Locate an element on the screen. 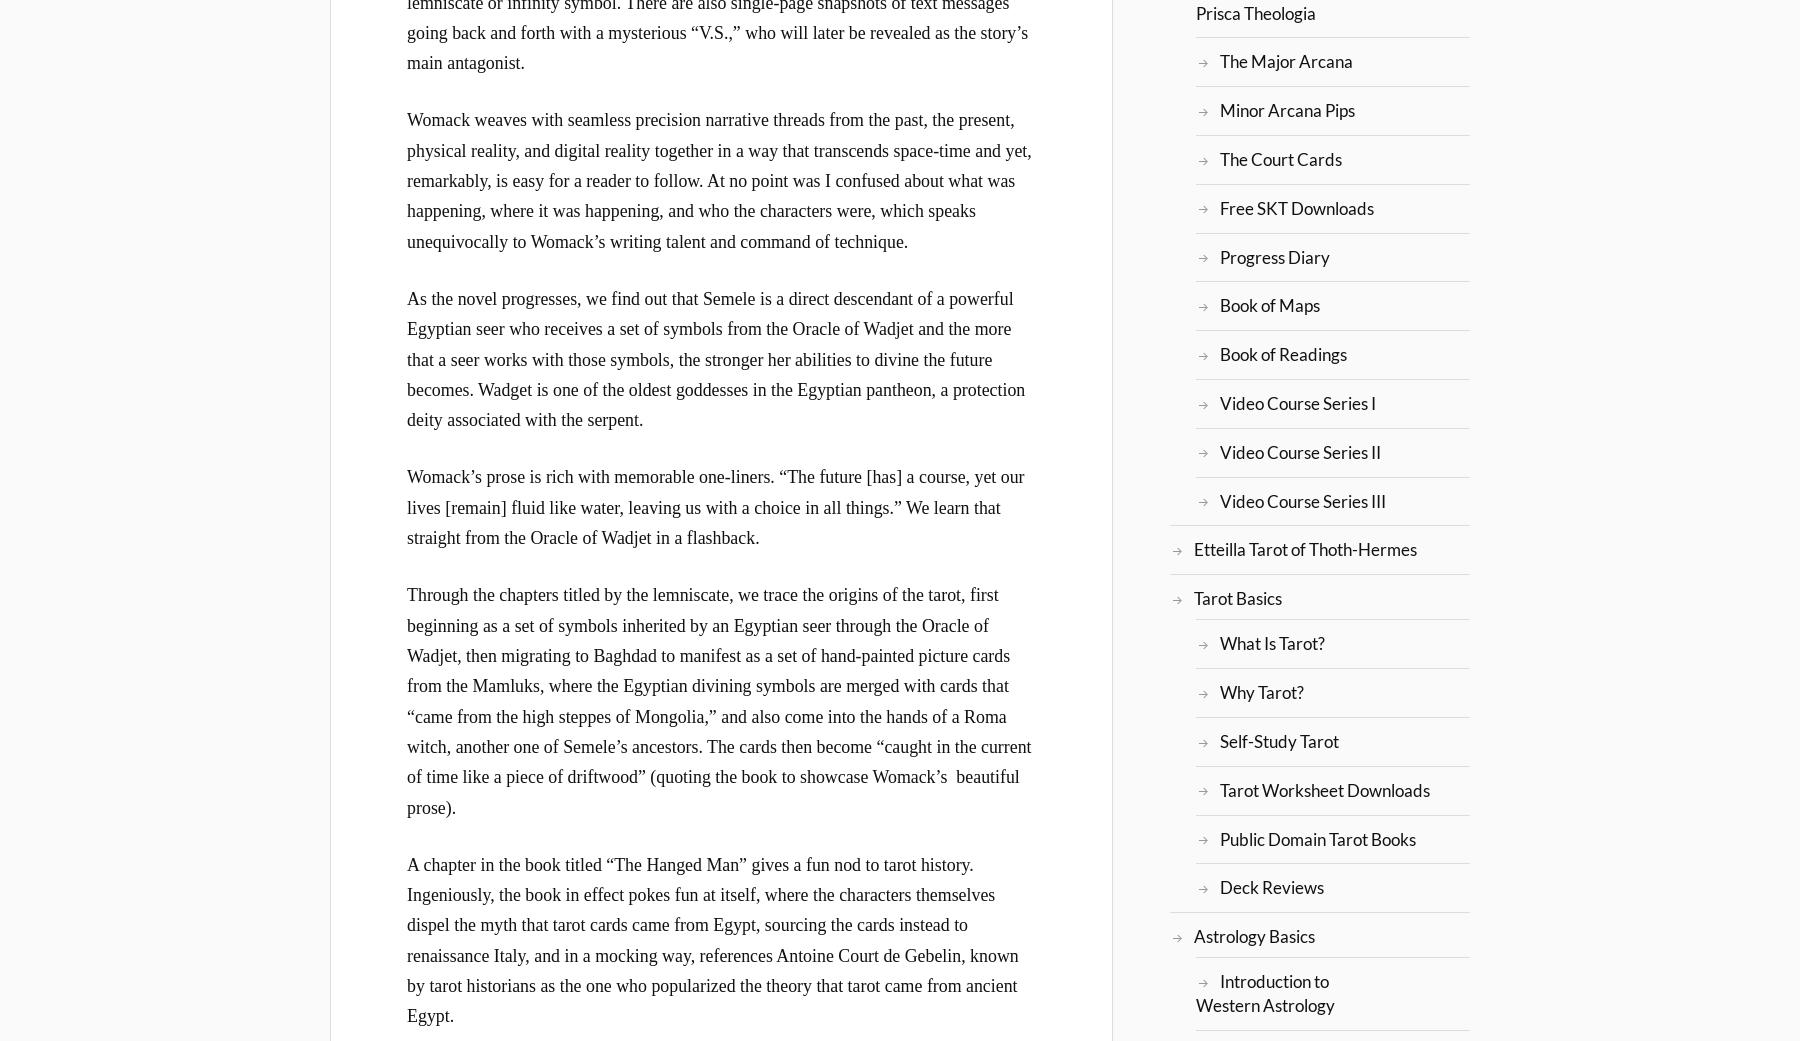 The height and width of the screenshot is (1041, 1800). 'Book of Maps' is located at coordinates (1269, 304).